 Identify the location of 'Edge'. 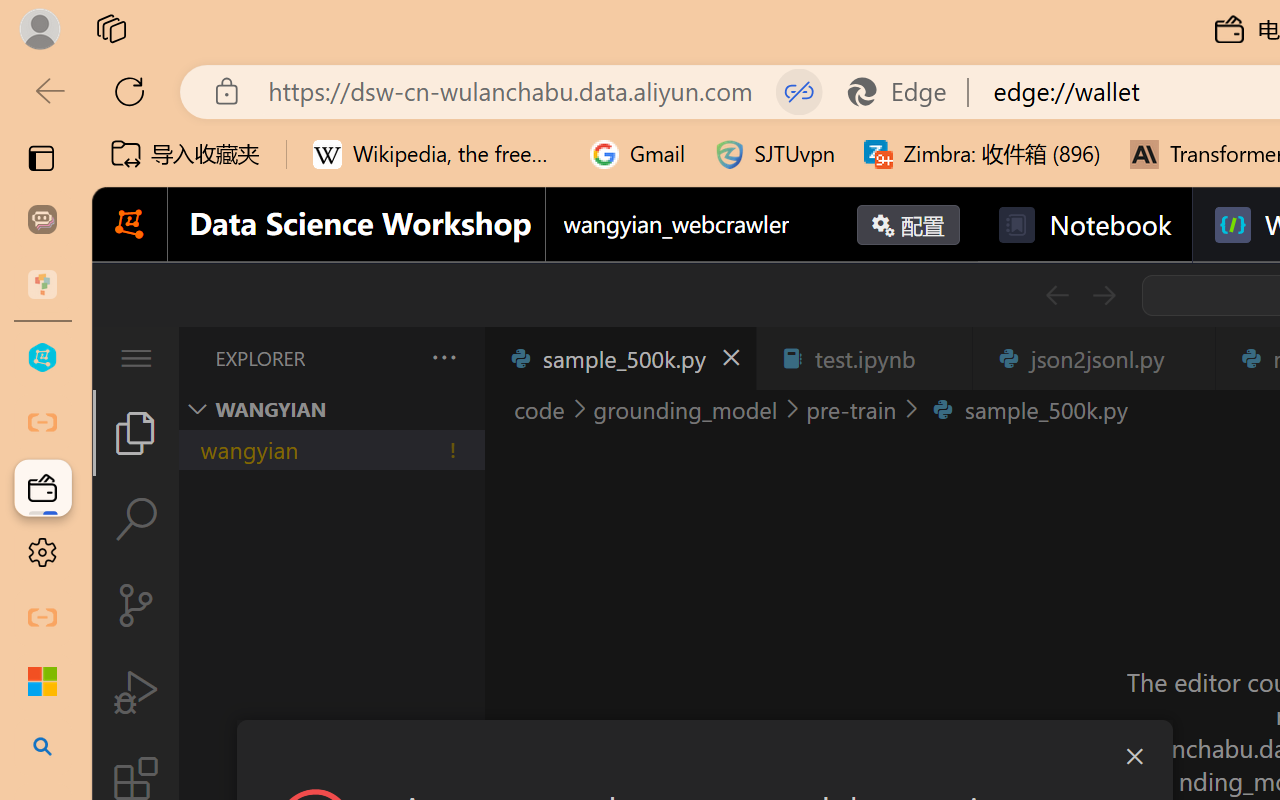
(905, 91).